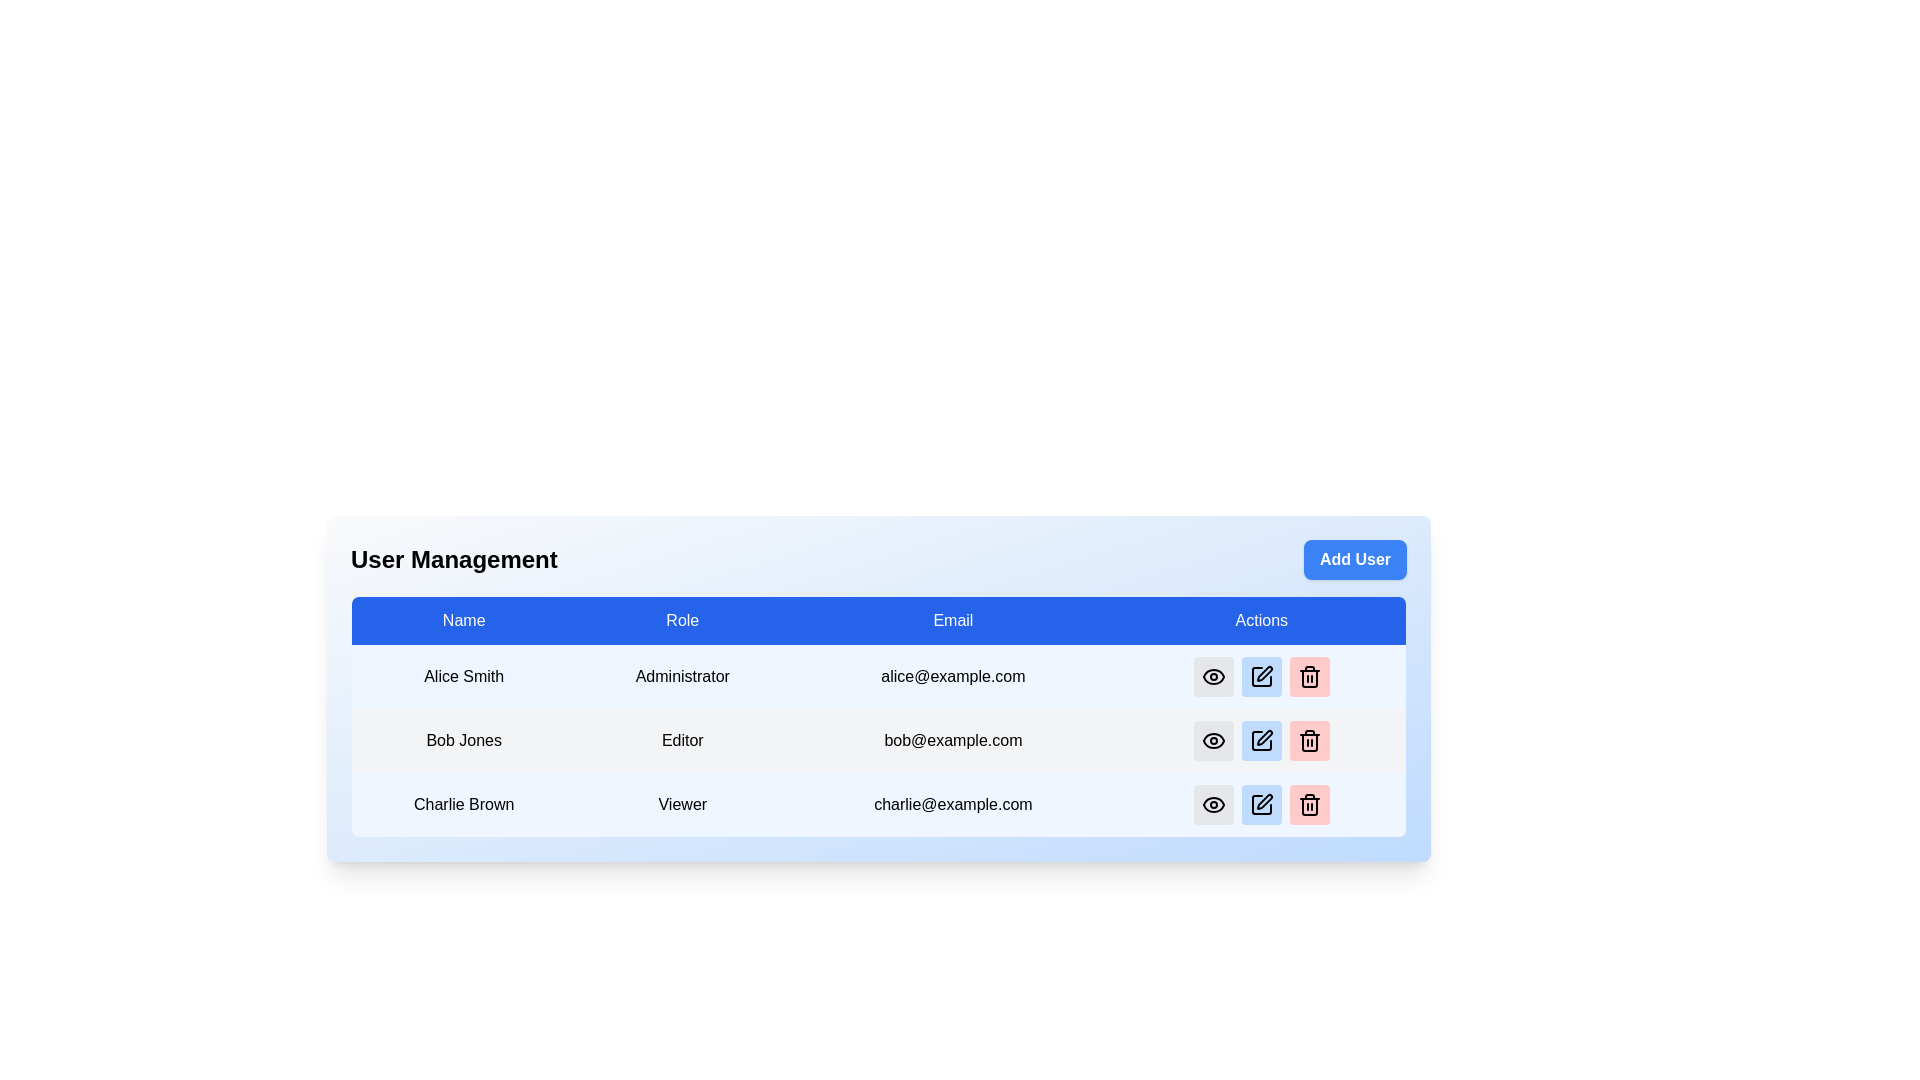 The image size is (1920, 1080). I want to click on the second button from the left in the row of action buttons associated with the user 'Bob Jones', which is the second row in the table, so click(1261, 740).